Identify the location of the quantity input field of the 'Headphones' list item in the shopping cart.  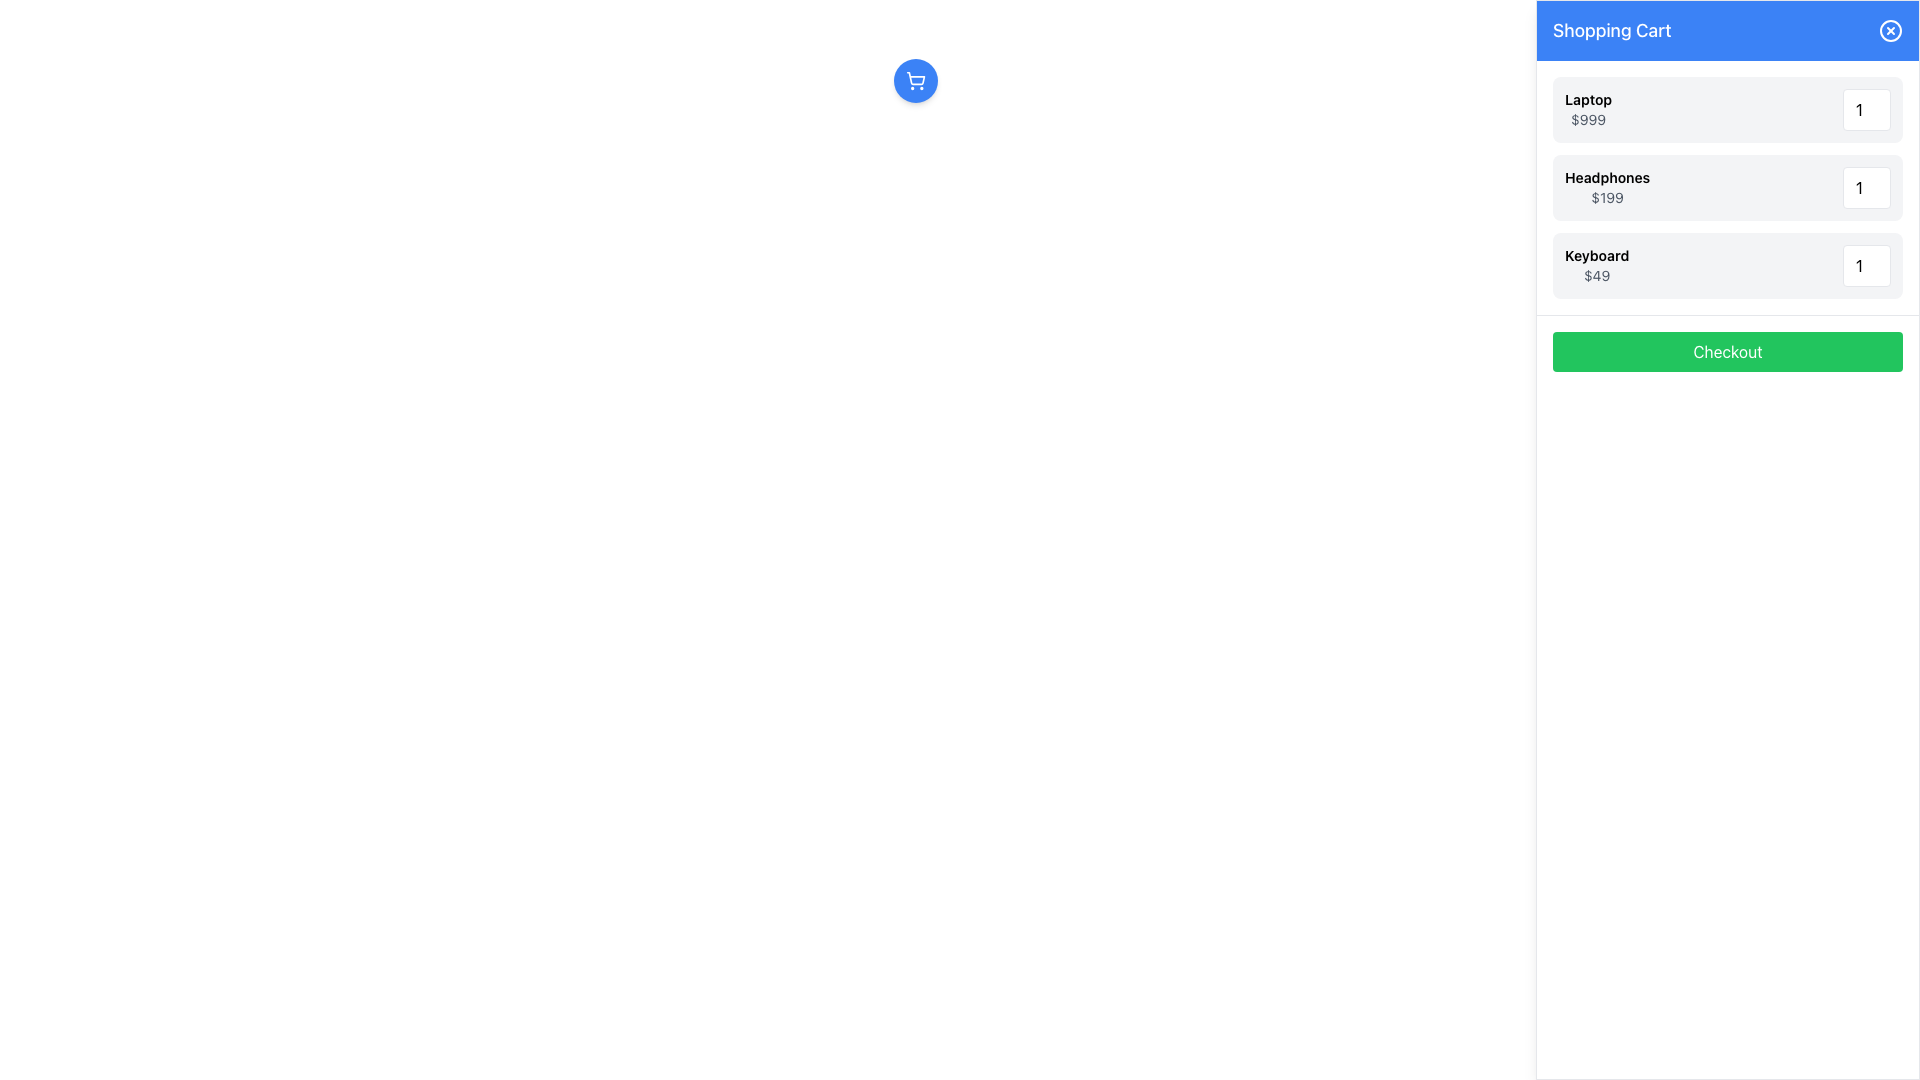
(1727, 188).